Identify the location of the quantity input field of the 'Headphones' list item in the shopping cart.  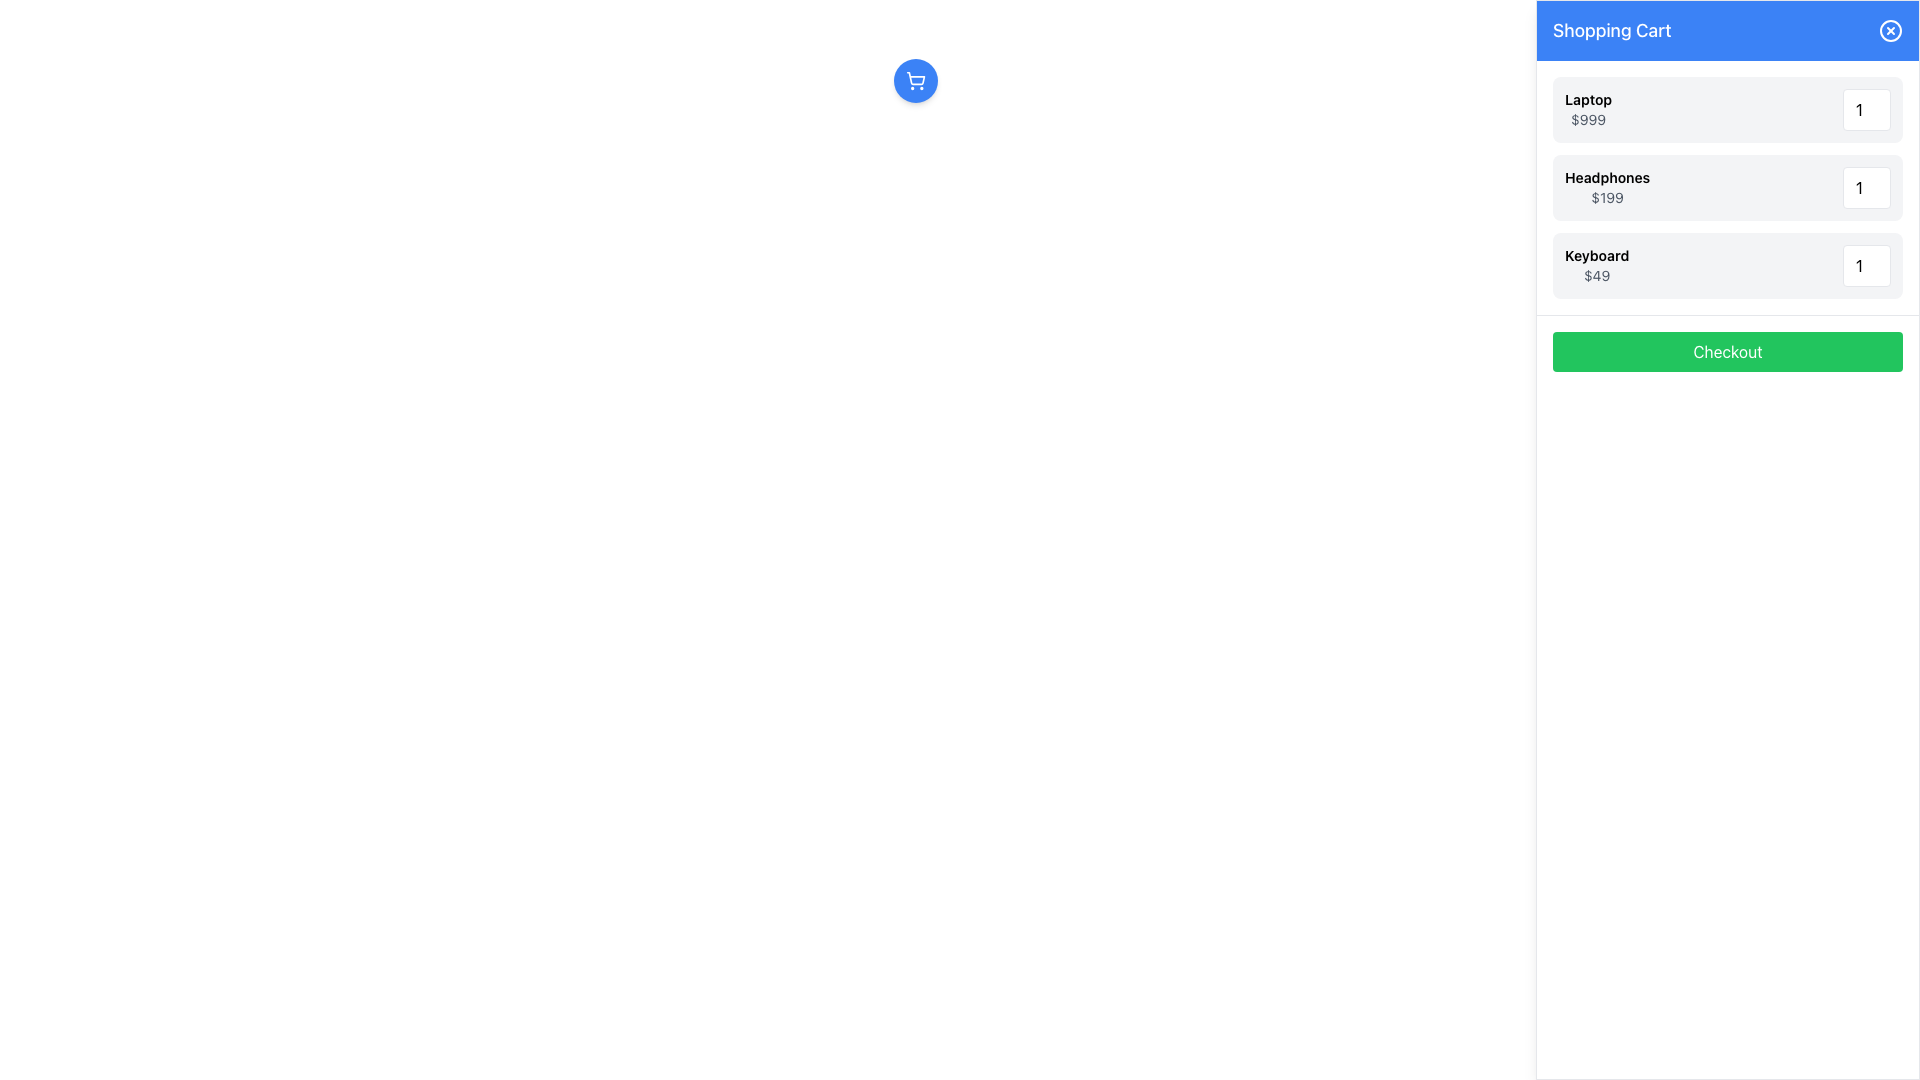
(1727, 188).